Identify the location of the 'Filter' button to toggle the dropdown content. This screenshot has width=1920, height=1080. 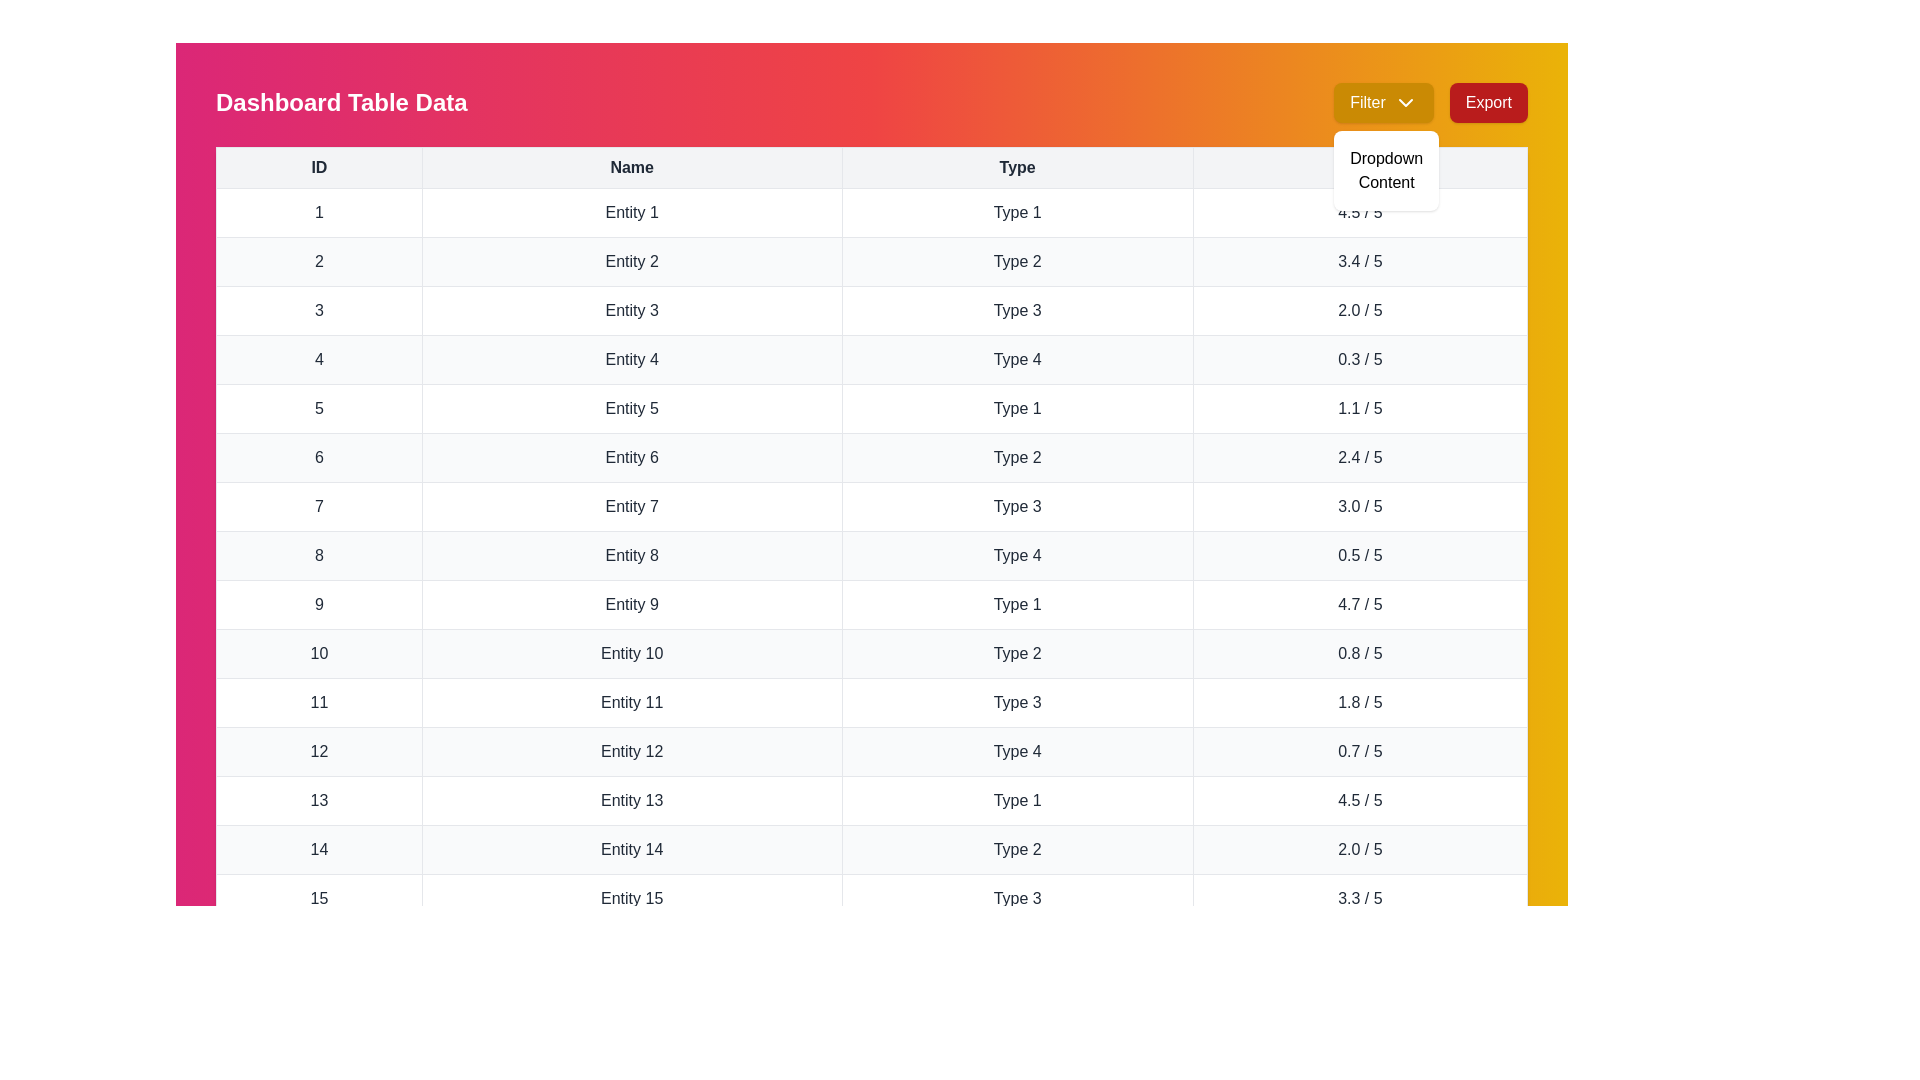
(1381, 103).